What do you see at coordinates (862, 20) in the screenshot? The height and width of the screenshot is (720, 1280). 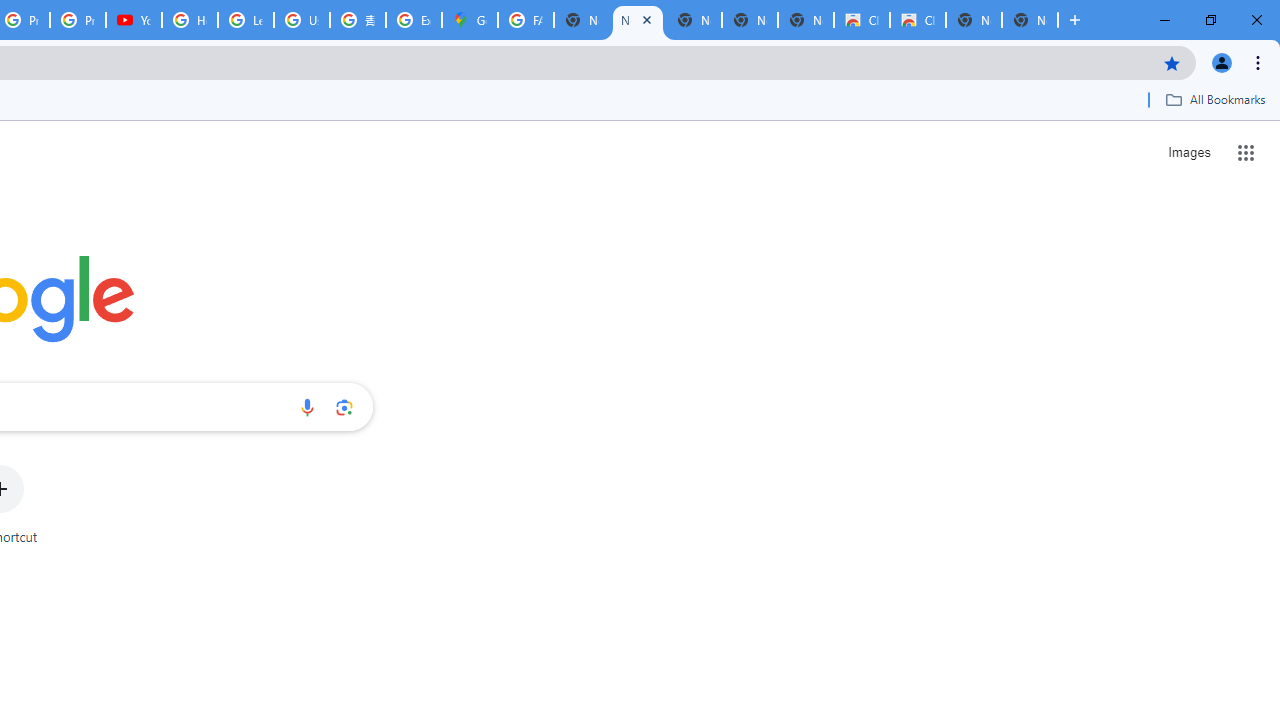 I see `'Classic Blue - Chrome Web Store'` at bounding box center [862, 20].